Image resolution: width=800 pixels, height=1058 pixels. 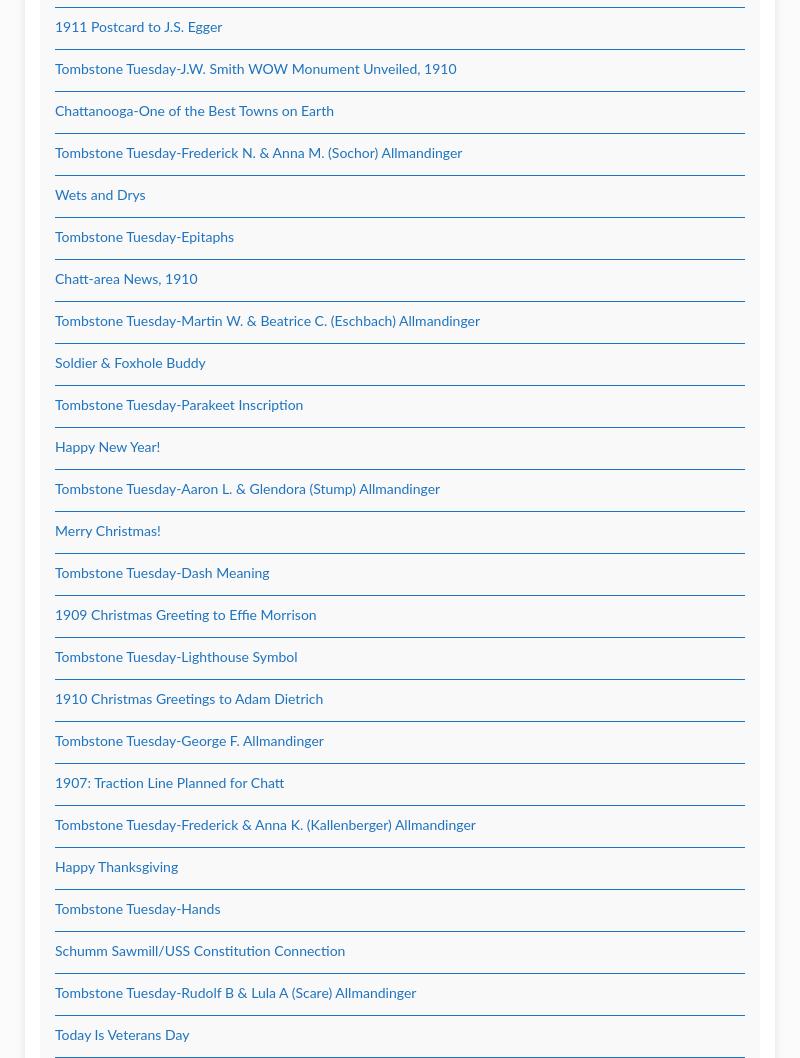 What do you see at coordinates (168, 783) in the screenshot?
I see `'1907: Traction Line Planned for Chatt'` at bounding box center [168, 783].